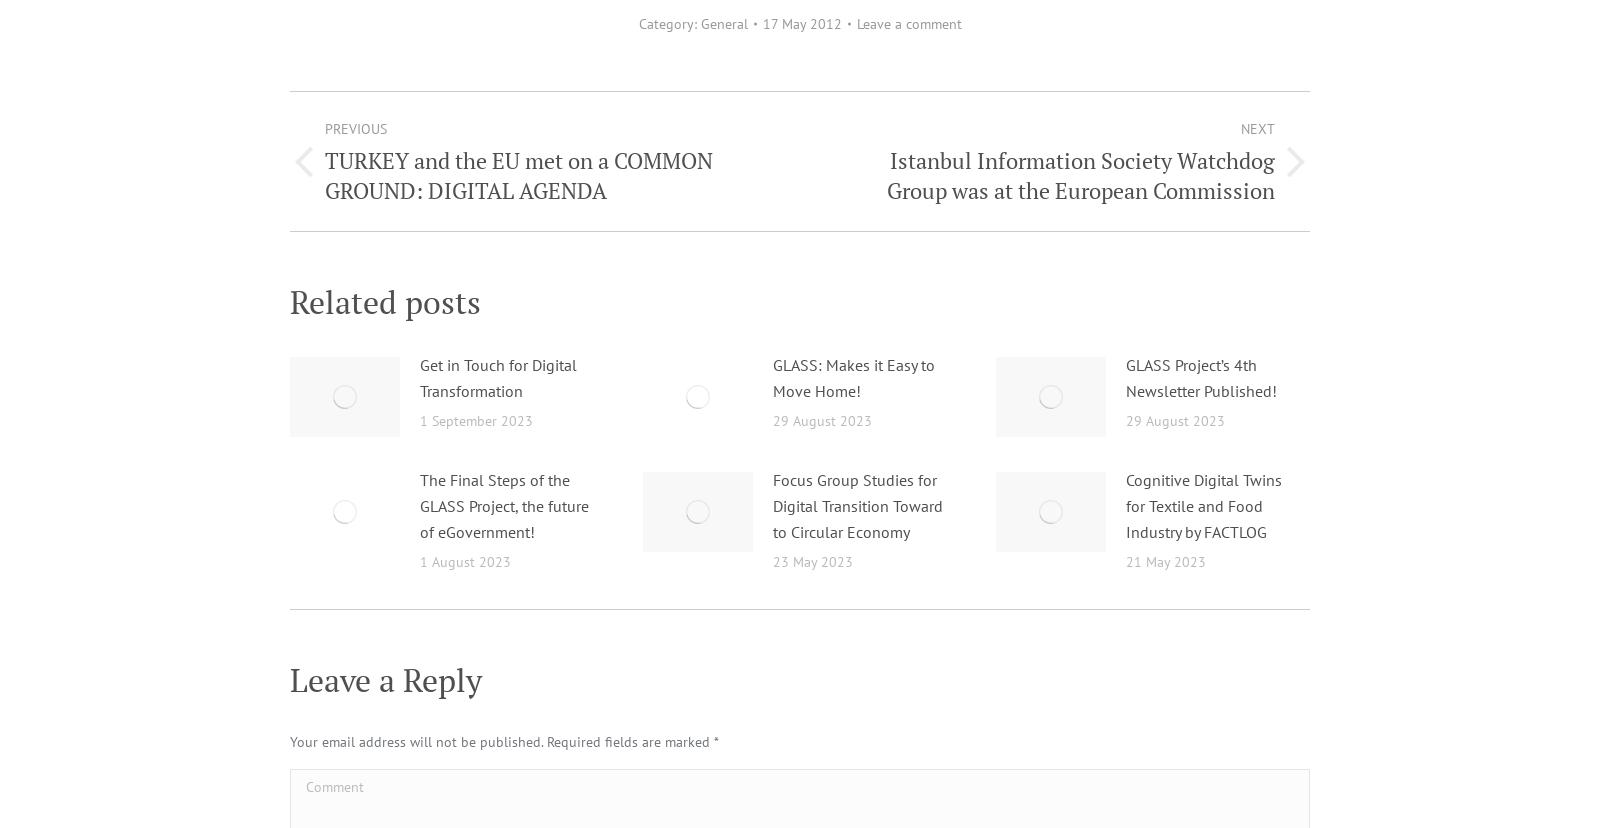 The height and width of the screenshot is (828, 1600). I want to click on 'Cognitive Digital Twins for Textile and Food Industry by FACTLOG', so click(1203, 505).